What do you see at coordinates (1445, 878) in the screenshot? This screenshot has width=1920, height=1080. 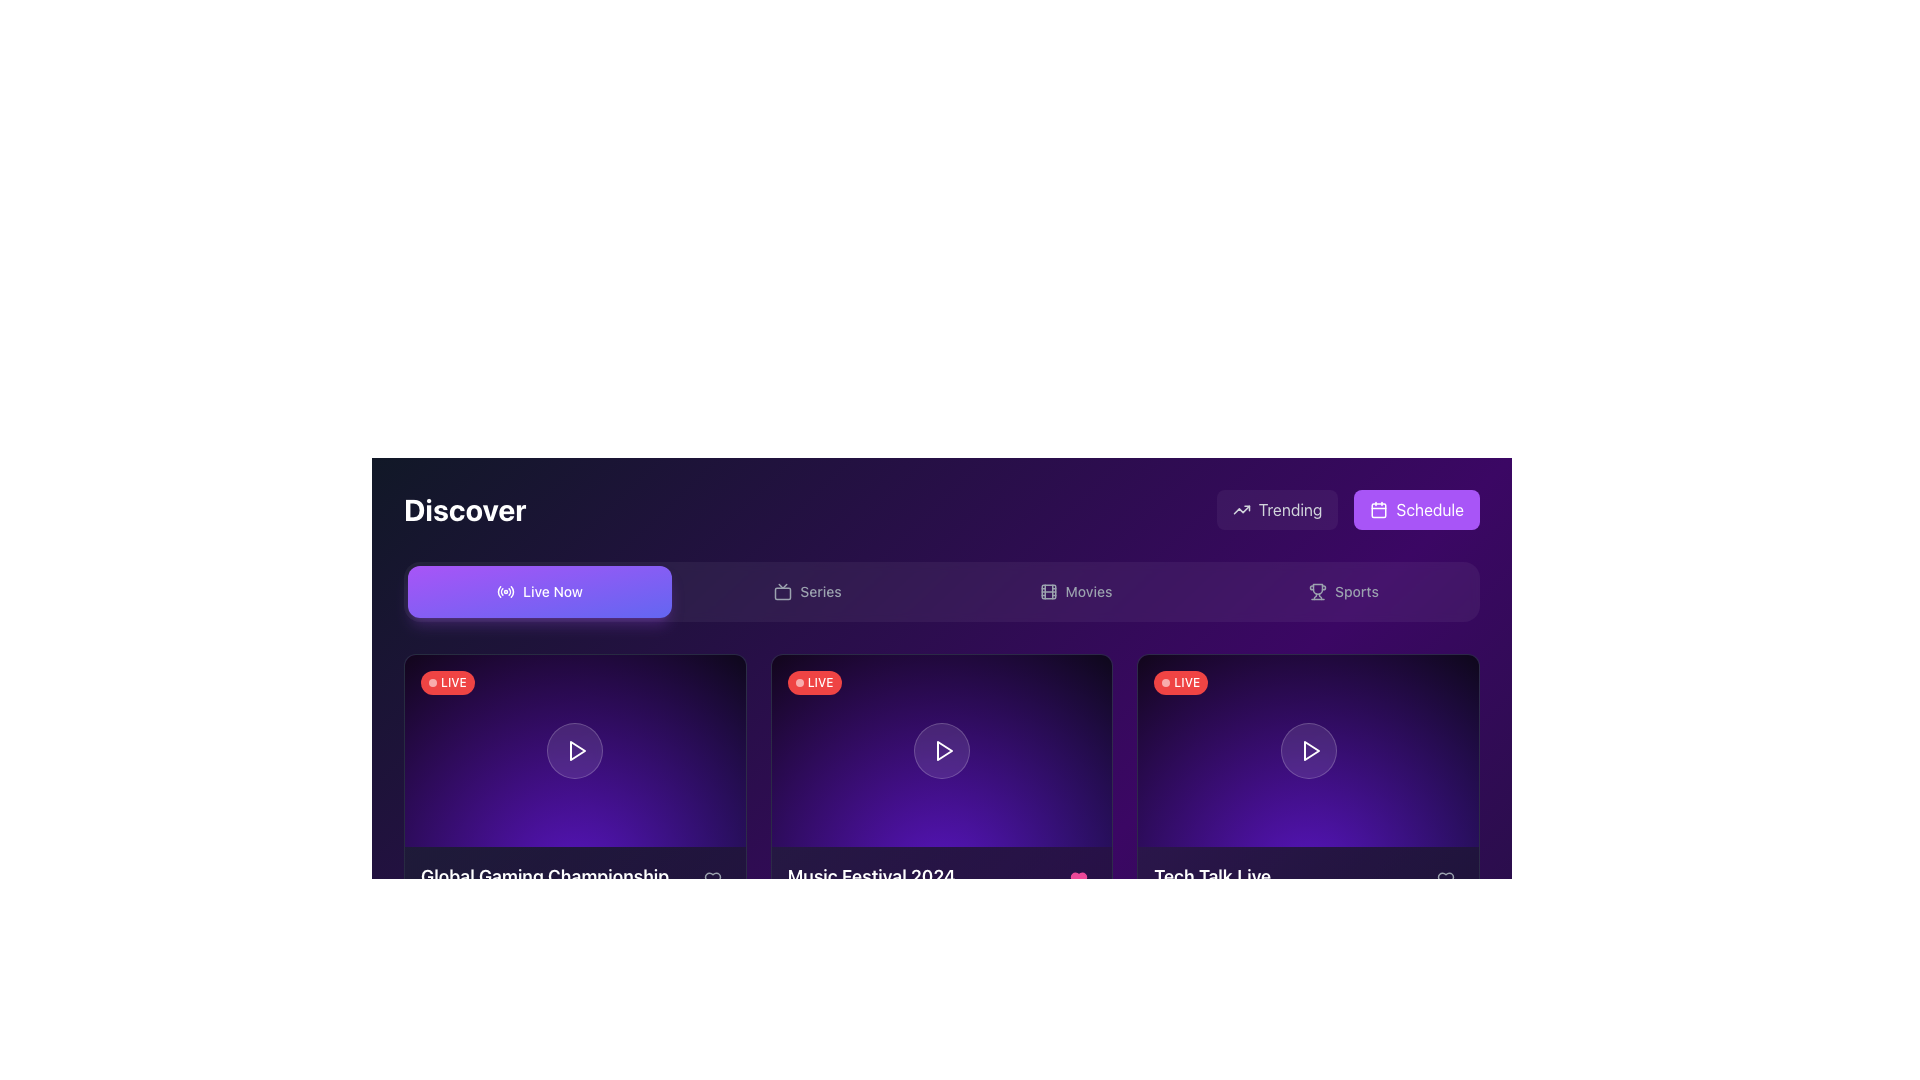 I see `the heart icon located in the bottom-right corner of the 'Tech Talk Live' card to favorite the associated content` at bounding box center [1445, 878].